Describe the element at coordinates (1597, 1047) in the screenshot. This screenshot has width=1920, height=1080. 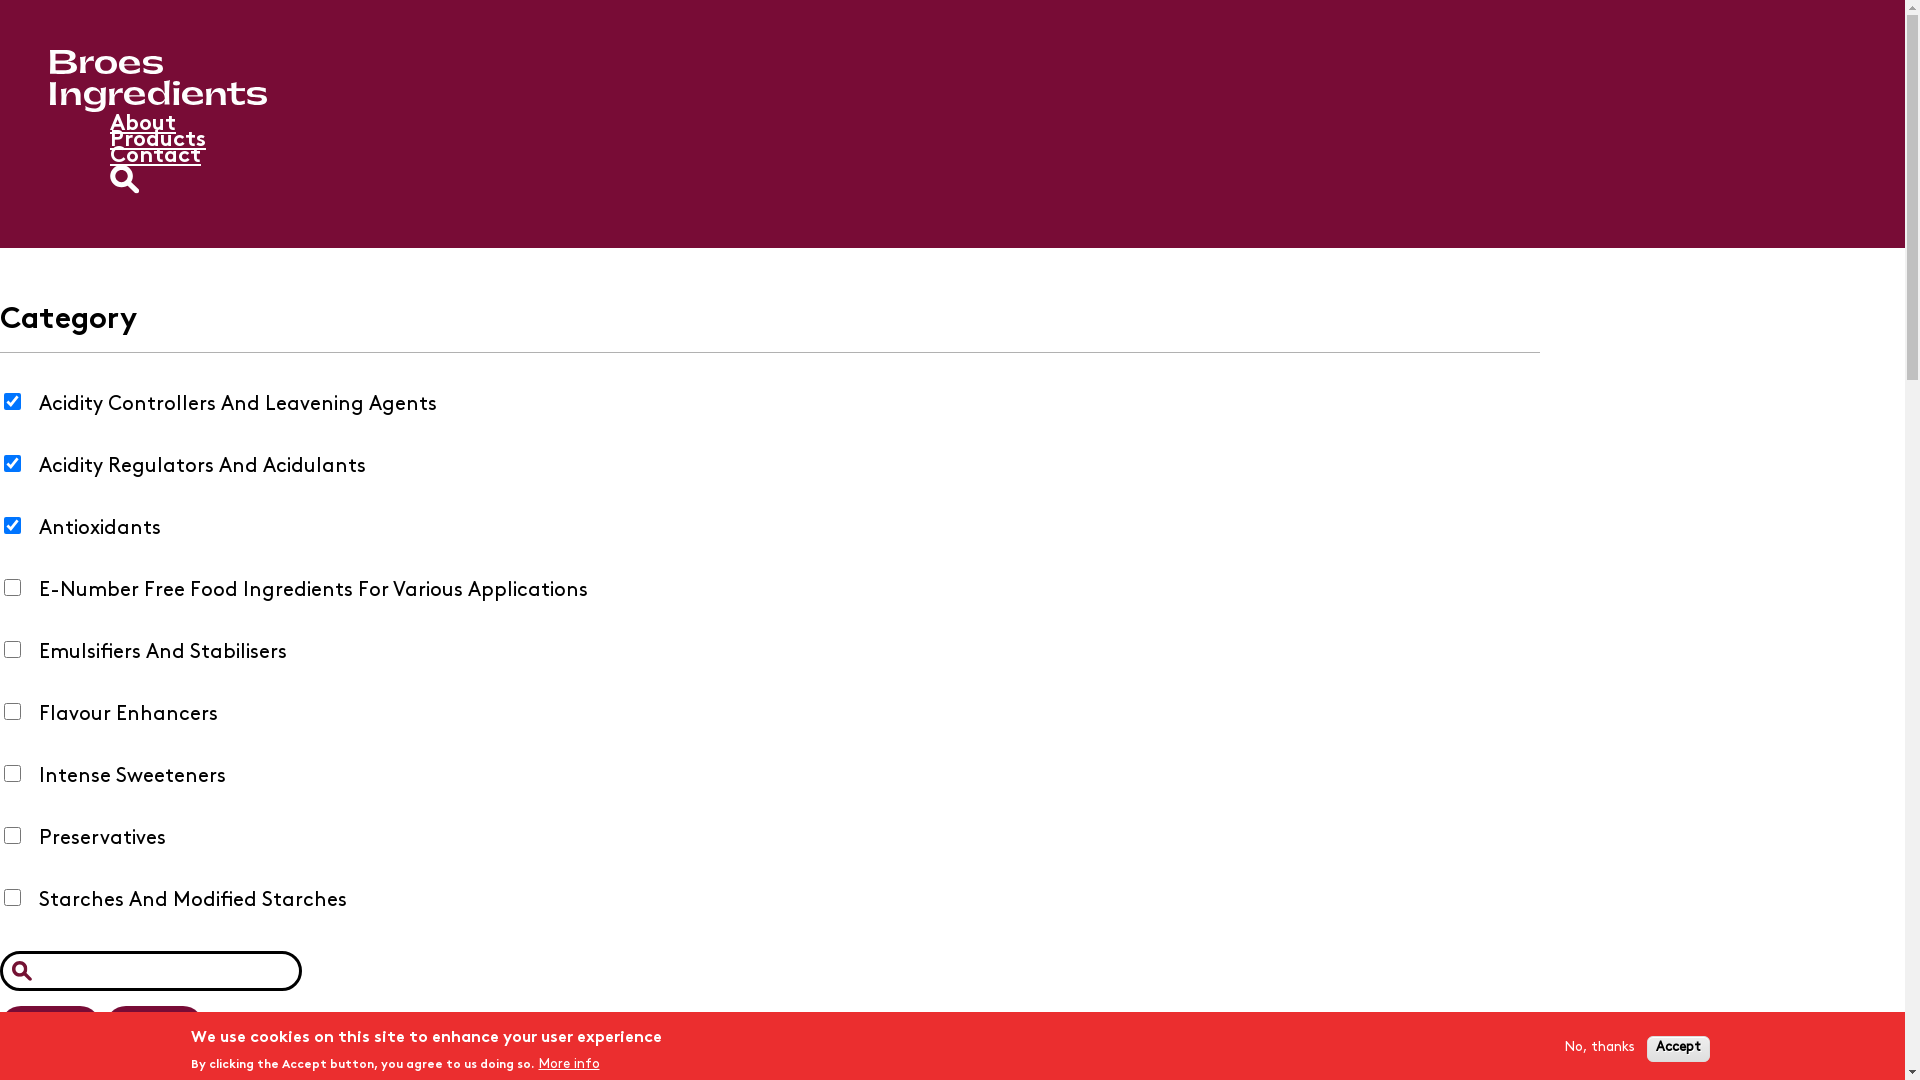
I see `'No, thanks'` at that location.